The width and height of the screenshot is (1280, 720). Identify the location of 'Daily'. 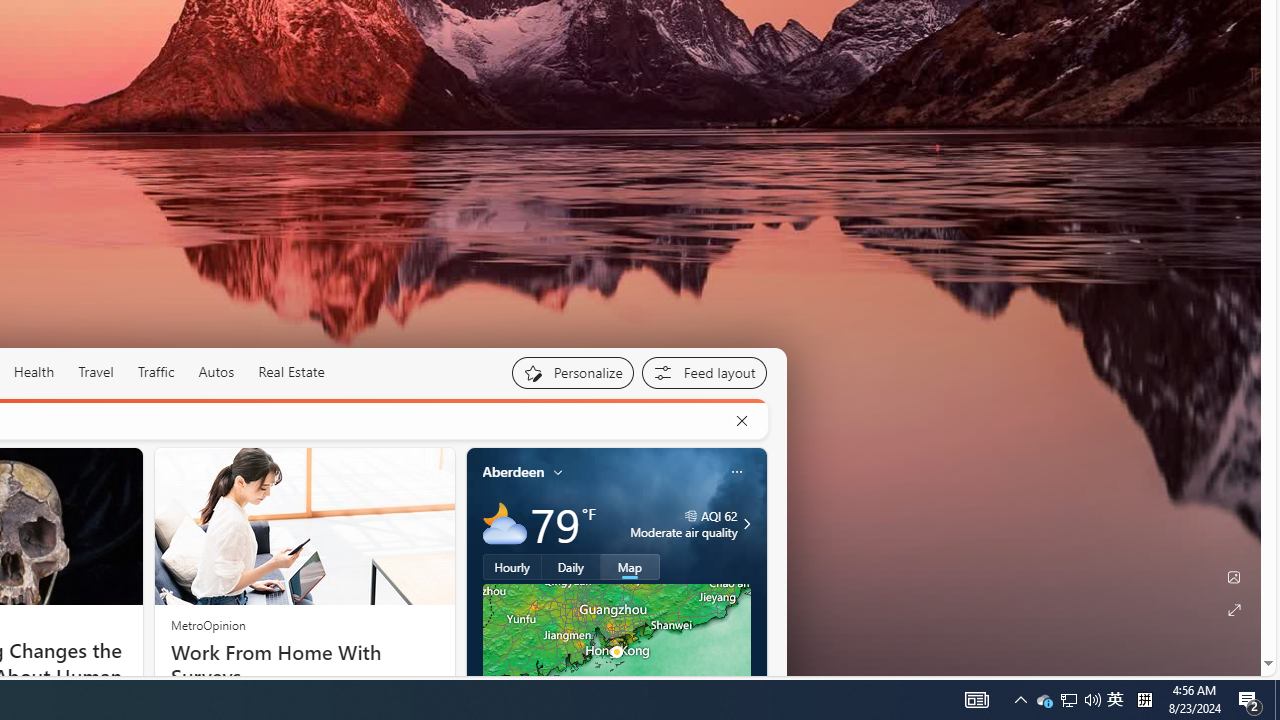
(570, 567).